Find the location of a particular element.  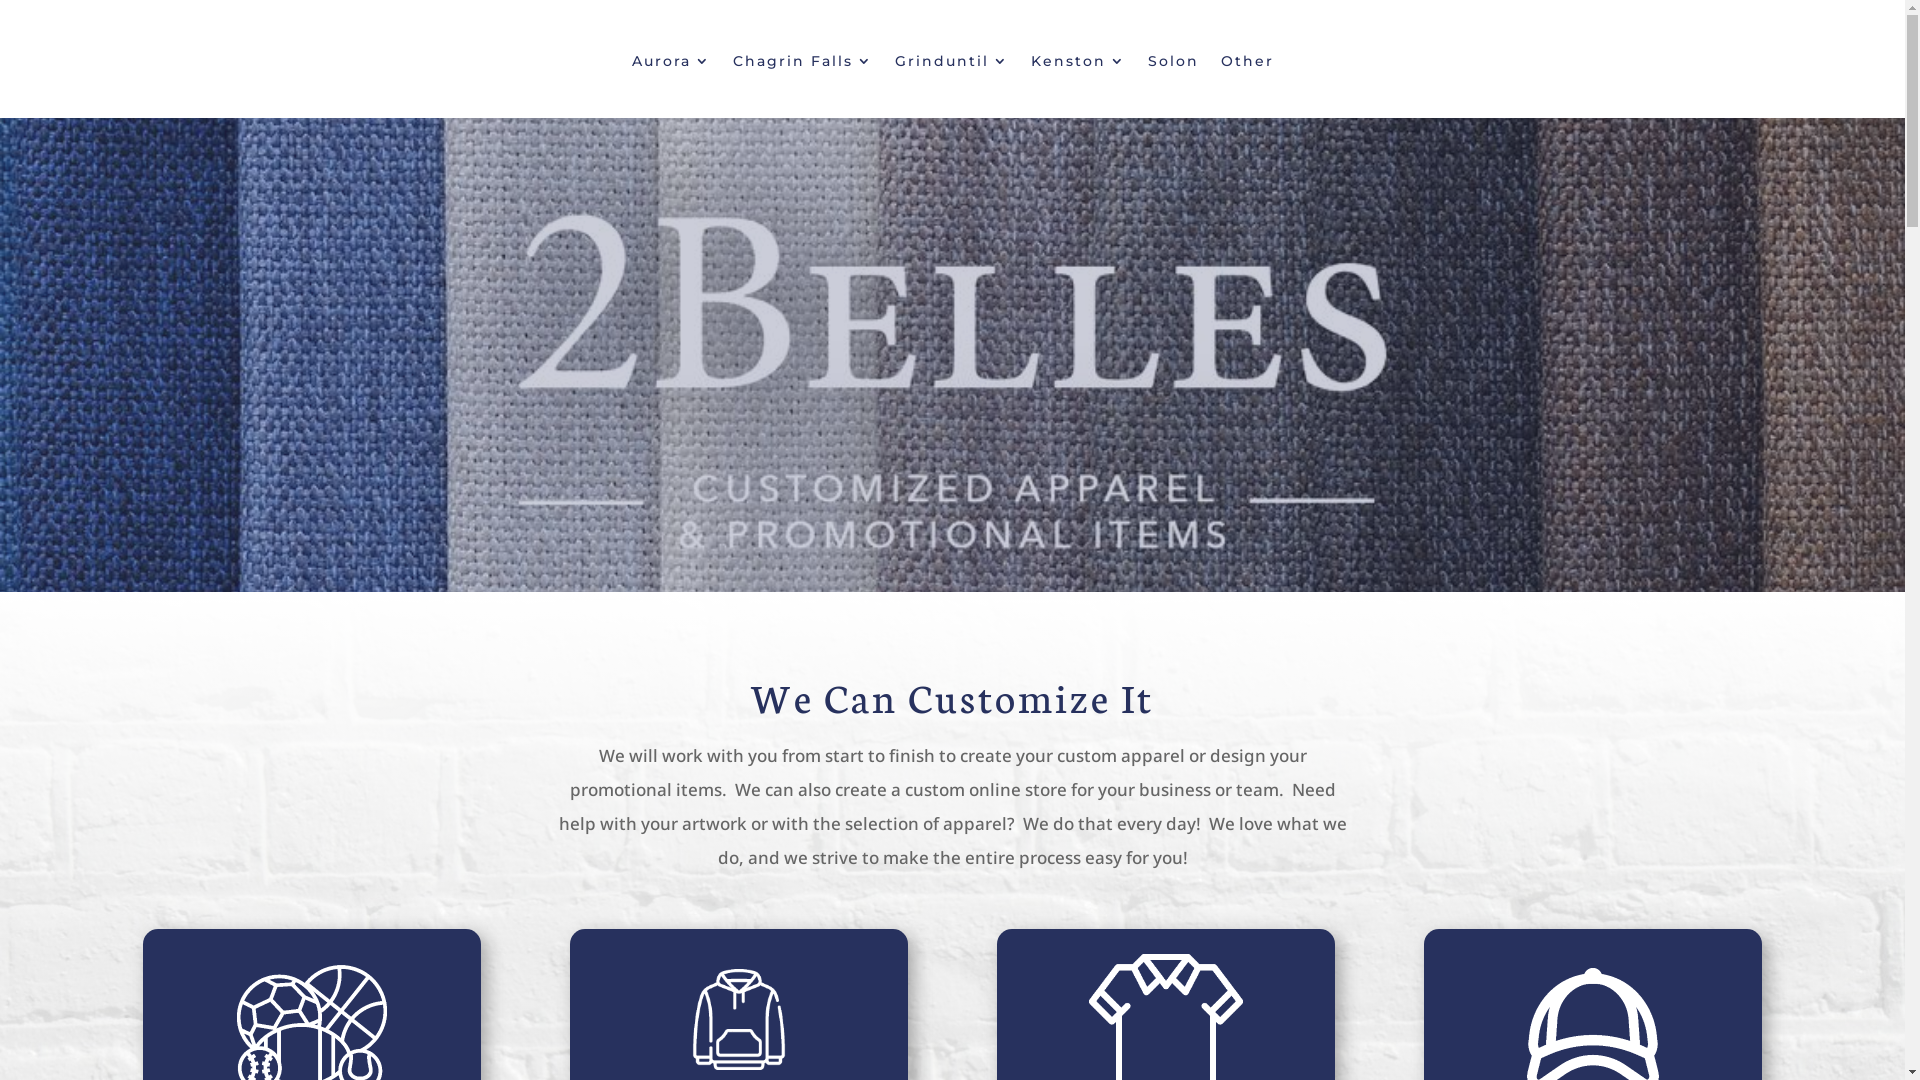

'Chagrin Falls' is located at coordinates (801, 64).